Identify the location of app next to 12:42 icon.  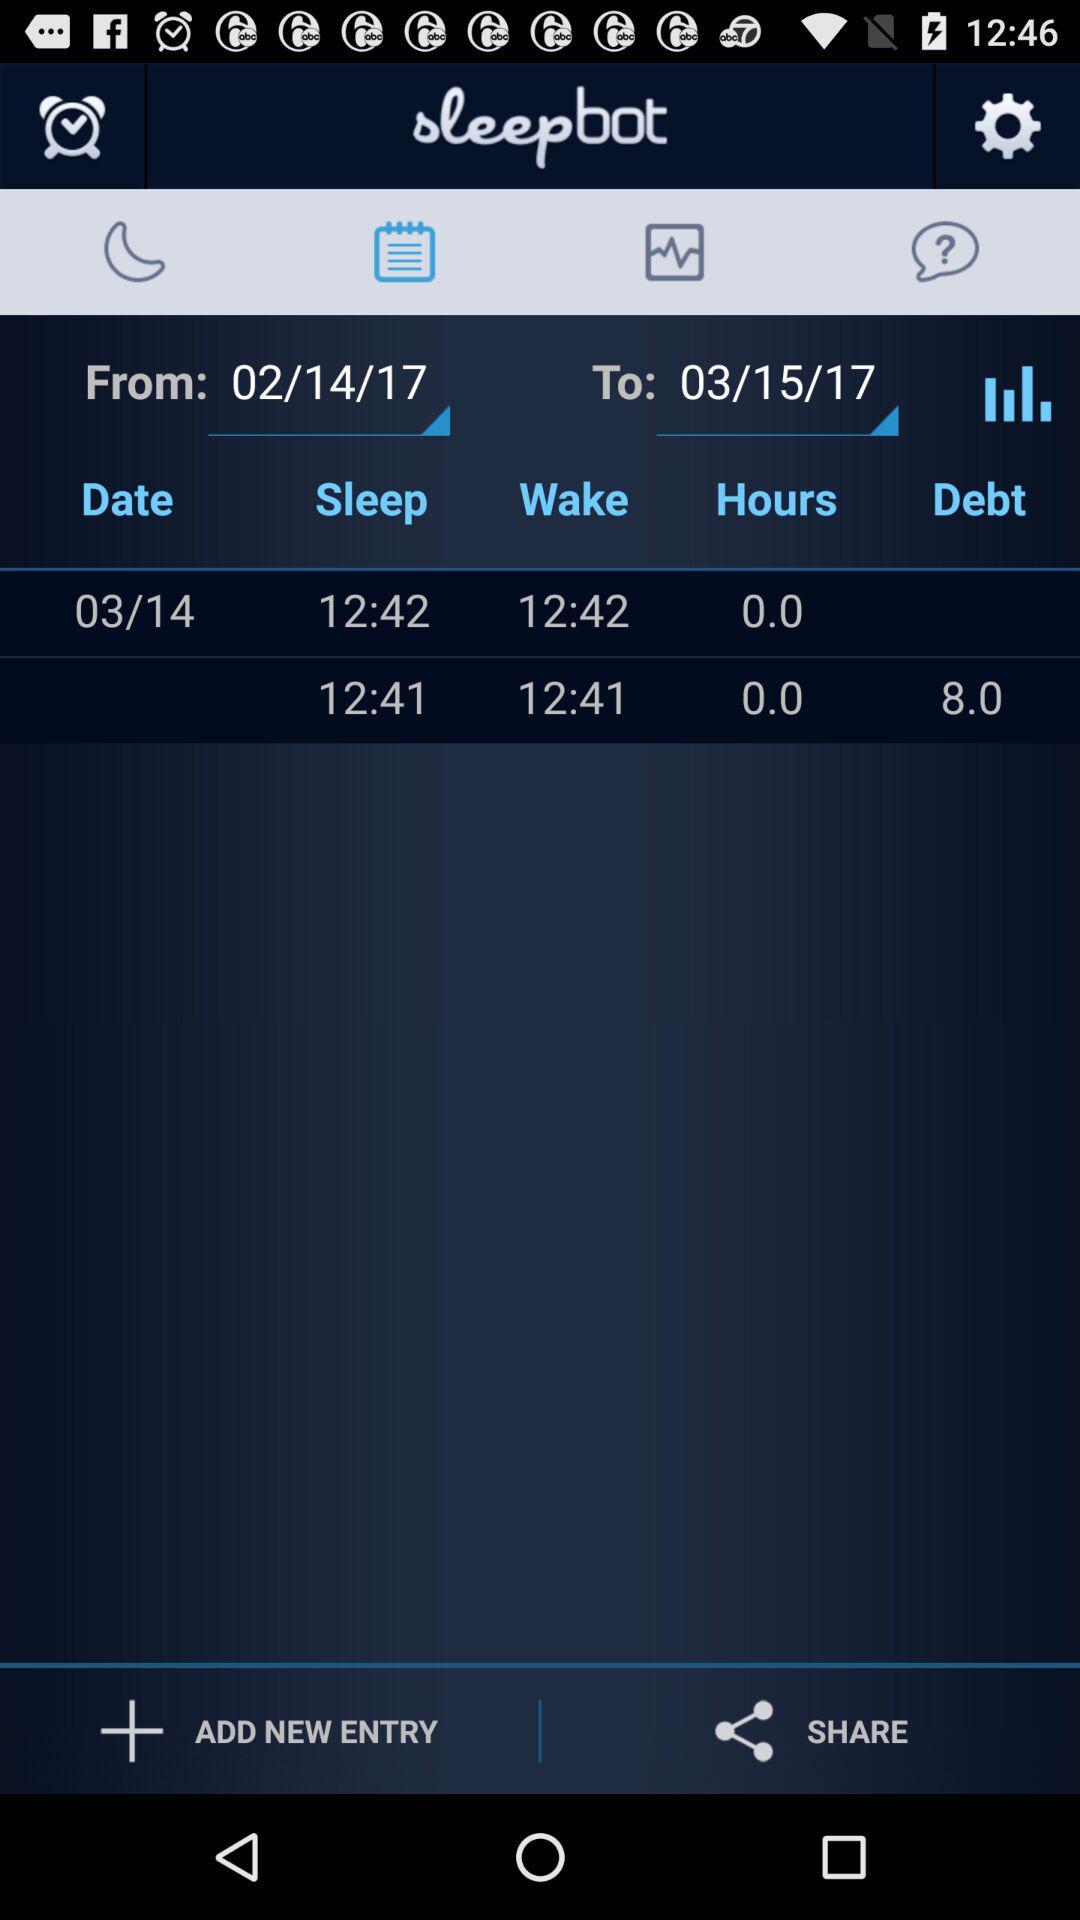
(172, 700).